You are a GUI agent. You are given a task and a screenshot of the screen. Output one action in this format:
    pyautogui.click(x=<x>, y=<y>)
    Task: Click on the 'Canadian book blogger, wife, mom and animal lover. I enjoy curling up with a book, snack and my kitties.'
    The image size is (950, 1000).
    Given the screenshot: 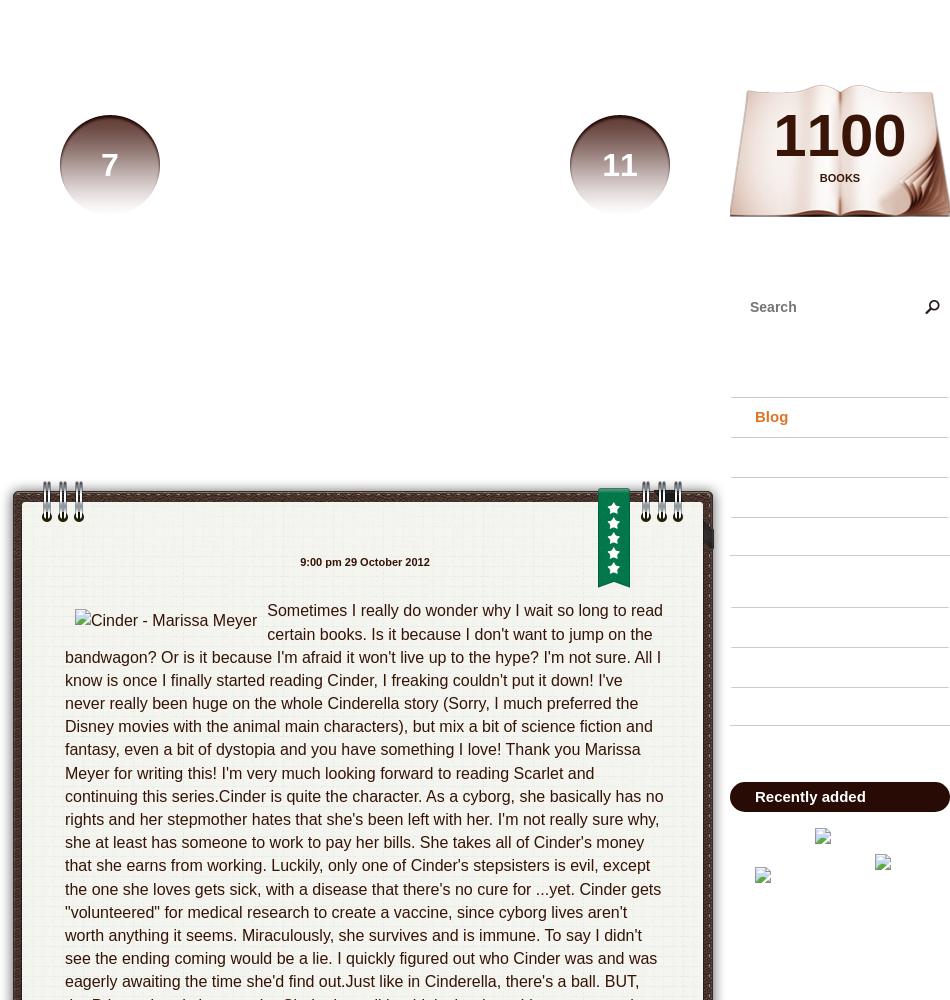 What is the action you would take?
    pyautogui.click(x=363, y=388)
    